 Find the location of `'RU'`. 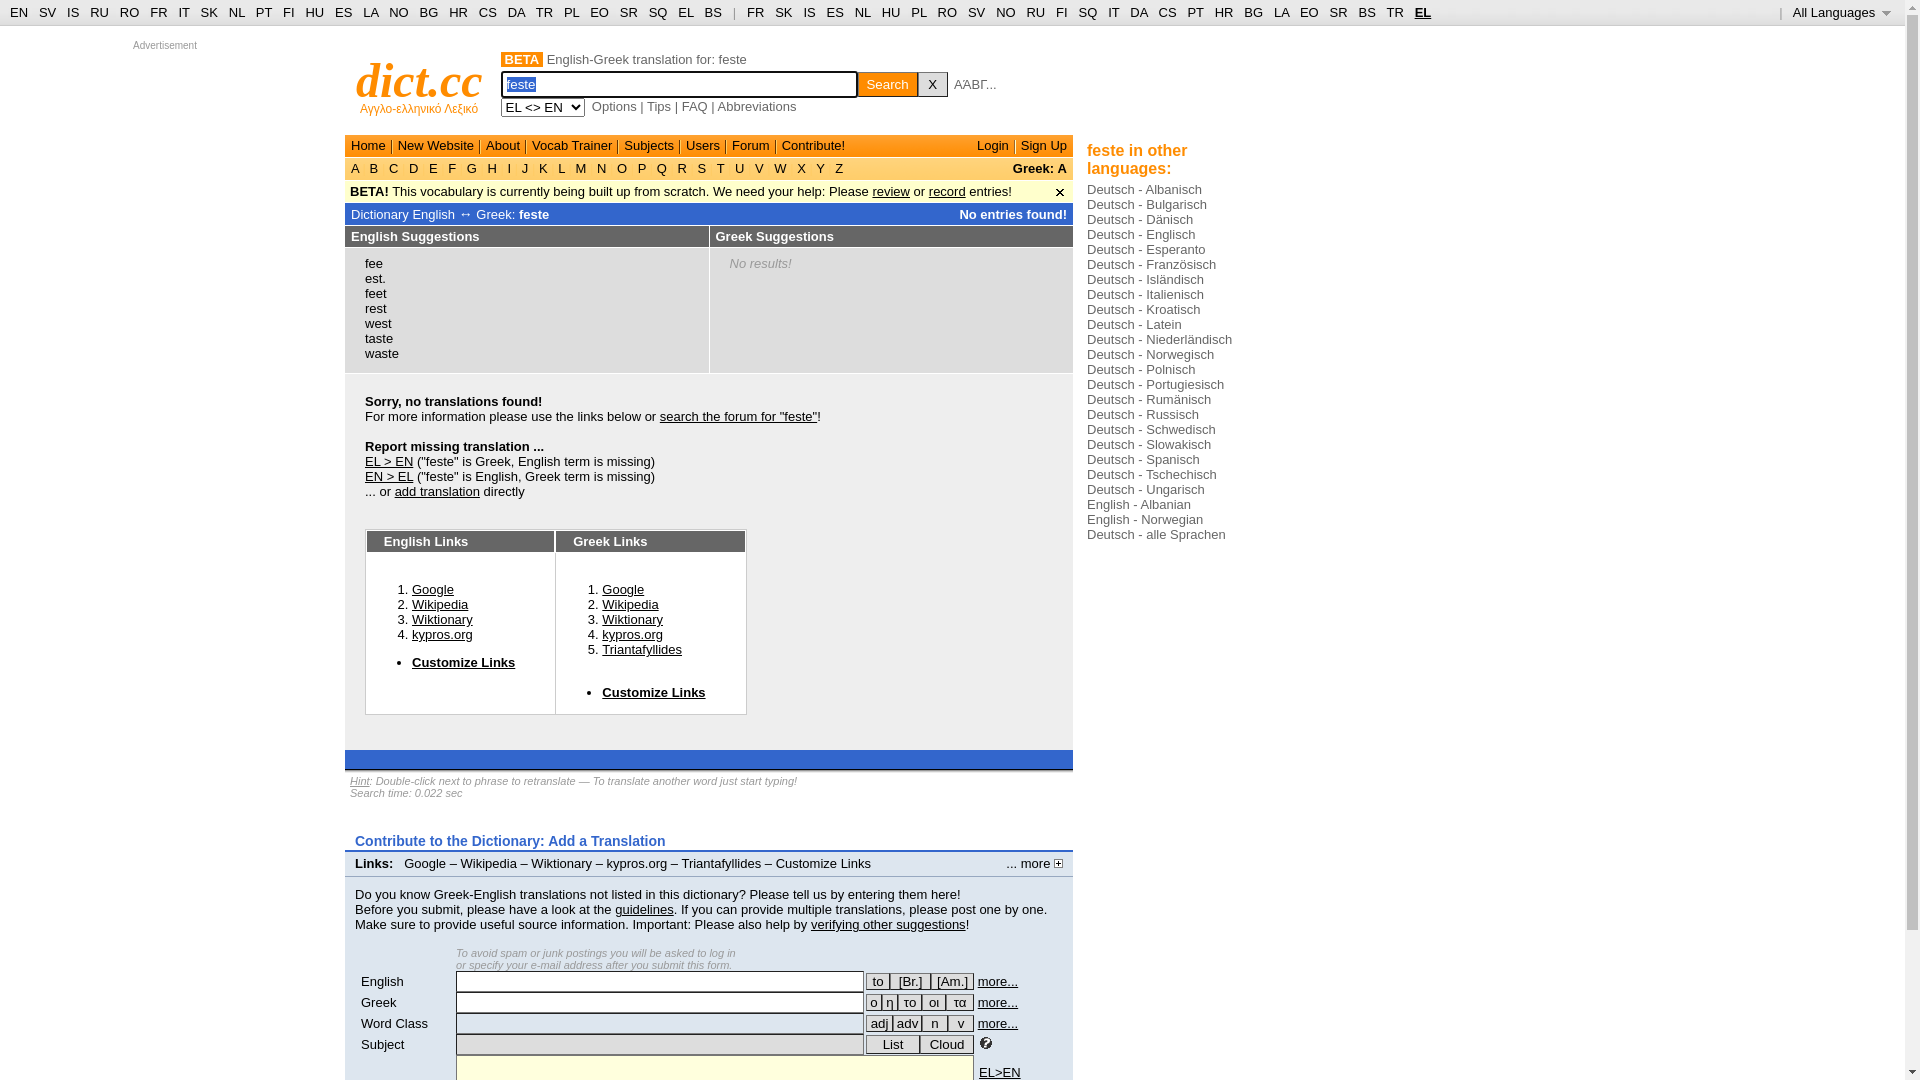

'RU' is located at coordinates (1035, 12).